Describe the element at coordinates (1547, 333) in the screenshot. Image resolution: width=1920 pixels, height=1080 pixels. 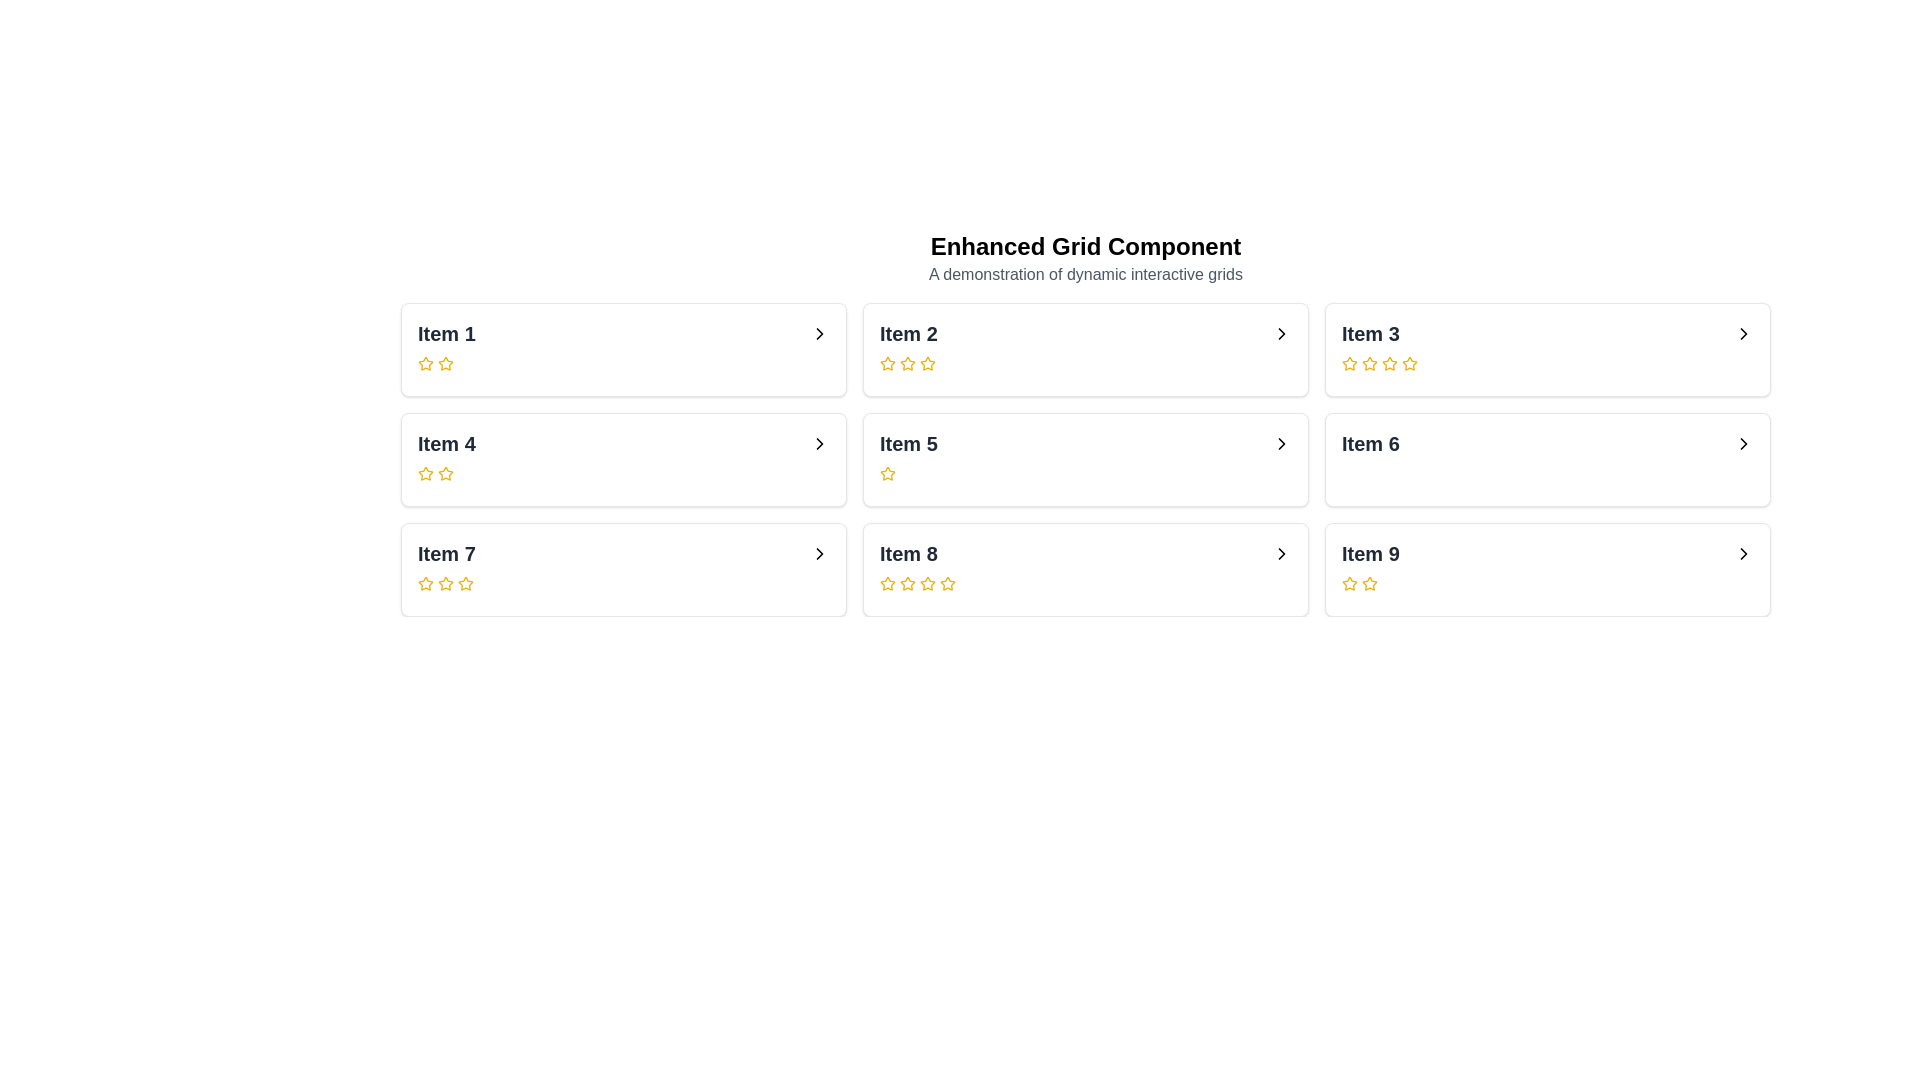
I see `the Layout Item with Interactive Components located in the top-right corner of the grid layout` at that location.